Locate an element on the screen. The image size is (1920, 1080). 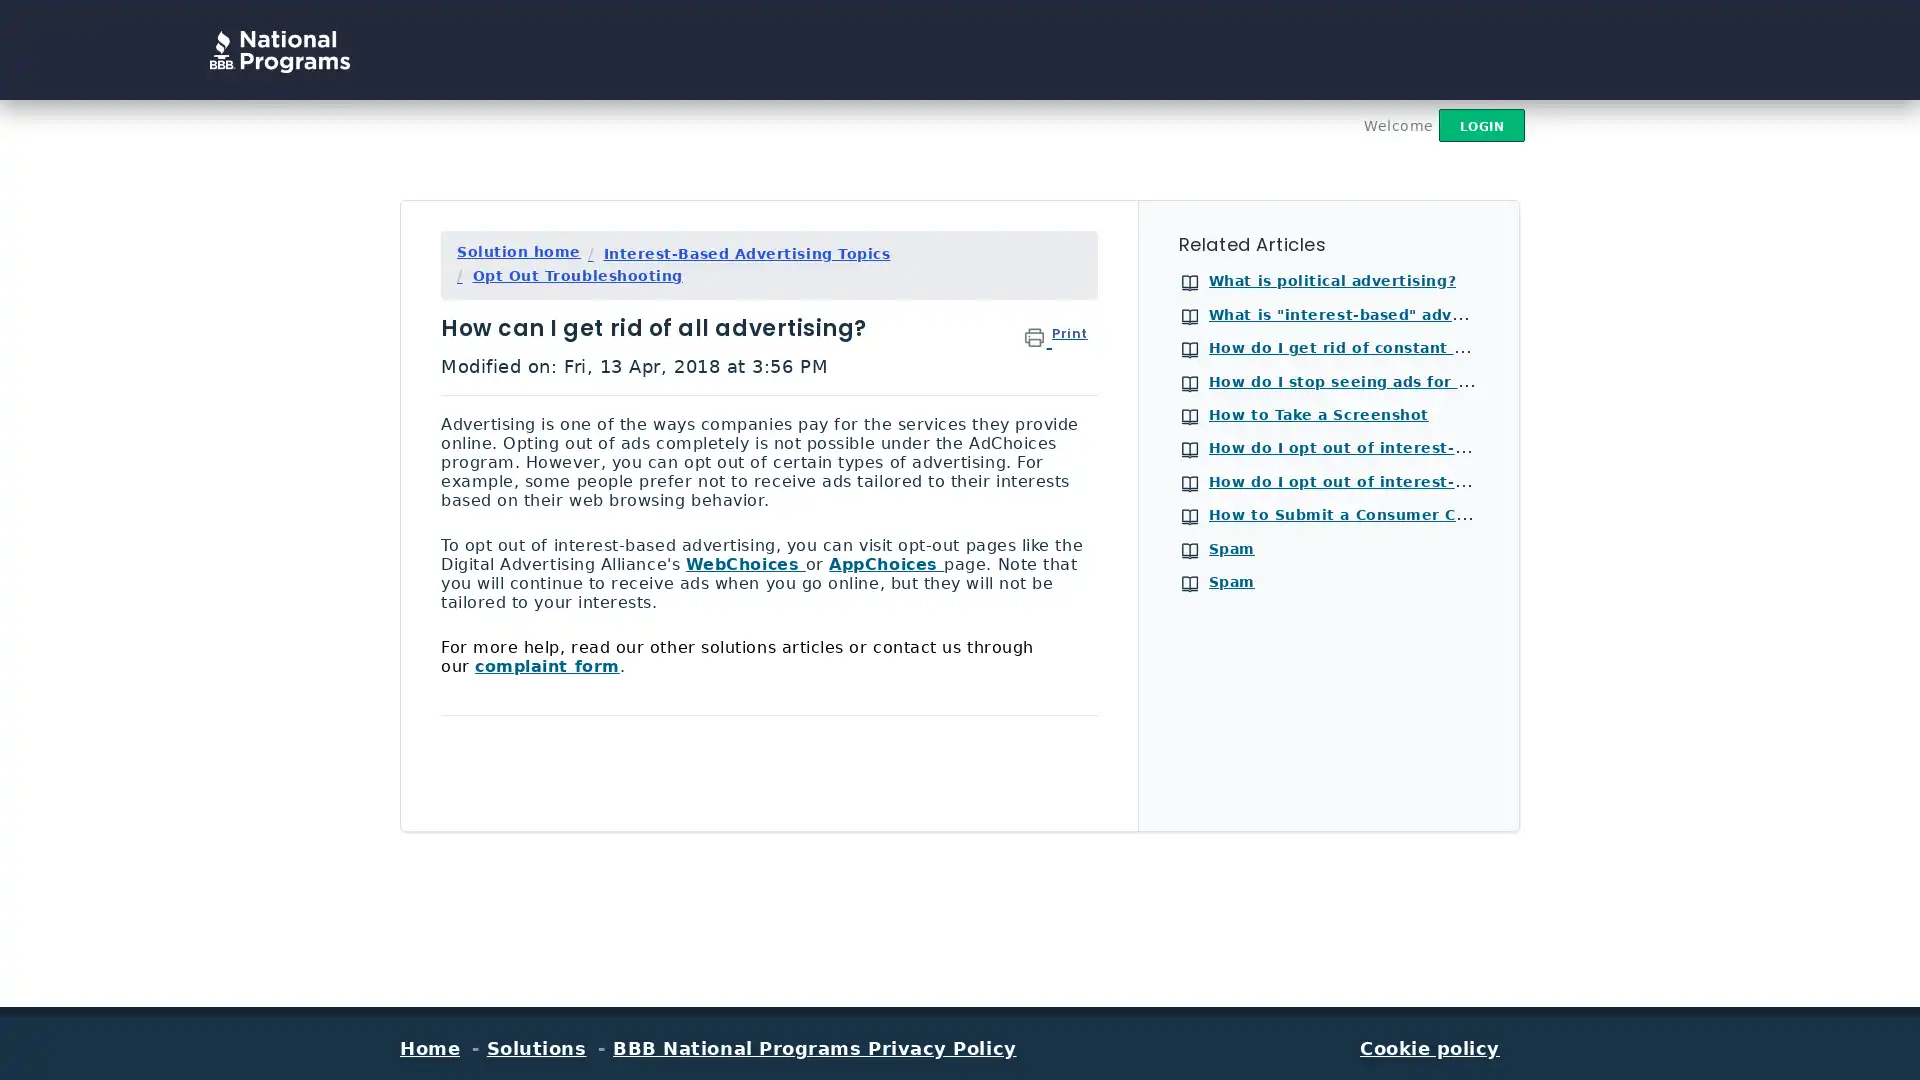
Search is located at coordinates (441, 75).